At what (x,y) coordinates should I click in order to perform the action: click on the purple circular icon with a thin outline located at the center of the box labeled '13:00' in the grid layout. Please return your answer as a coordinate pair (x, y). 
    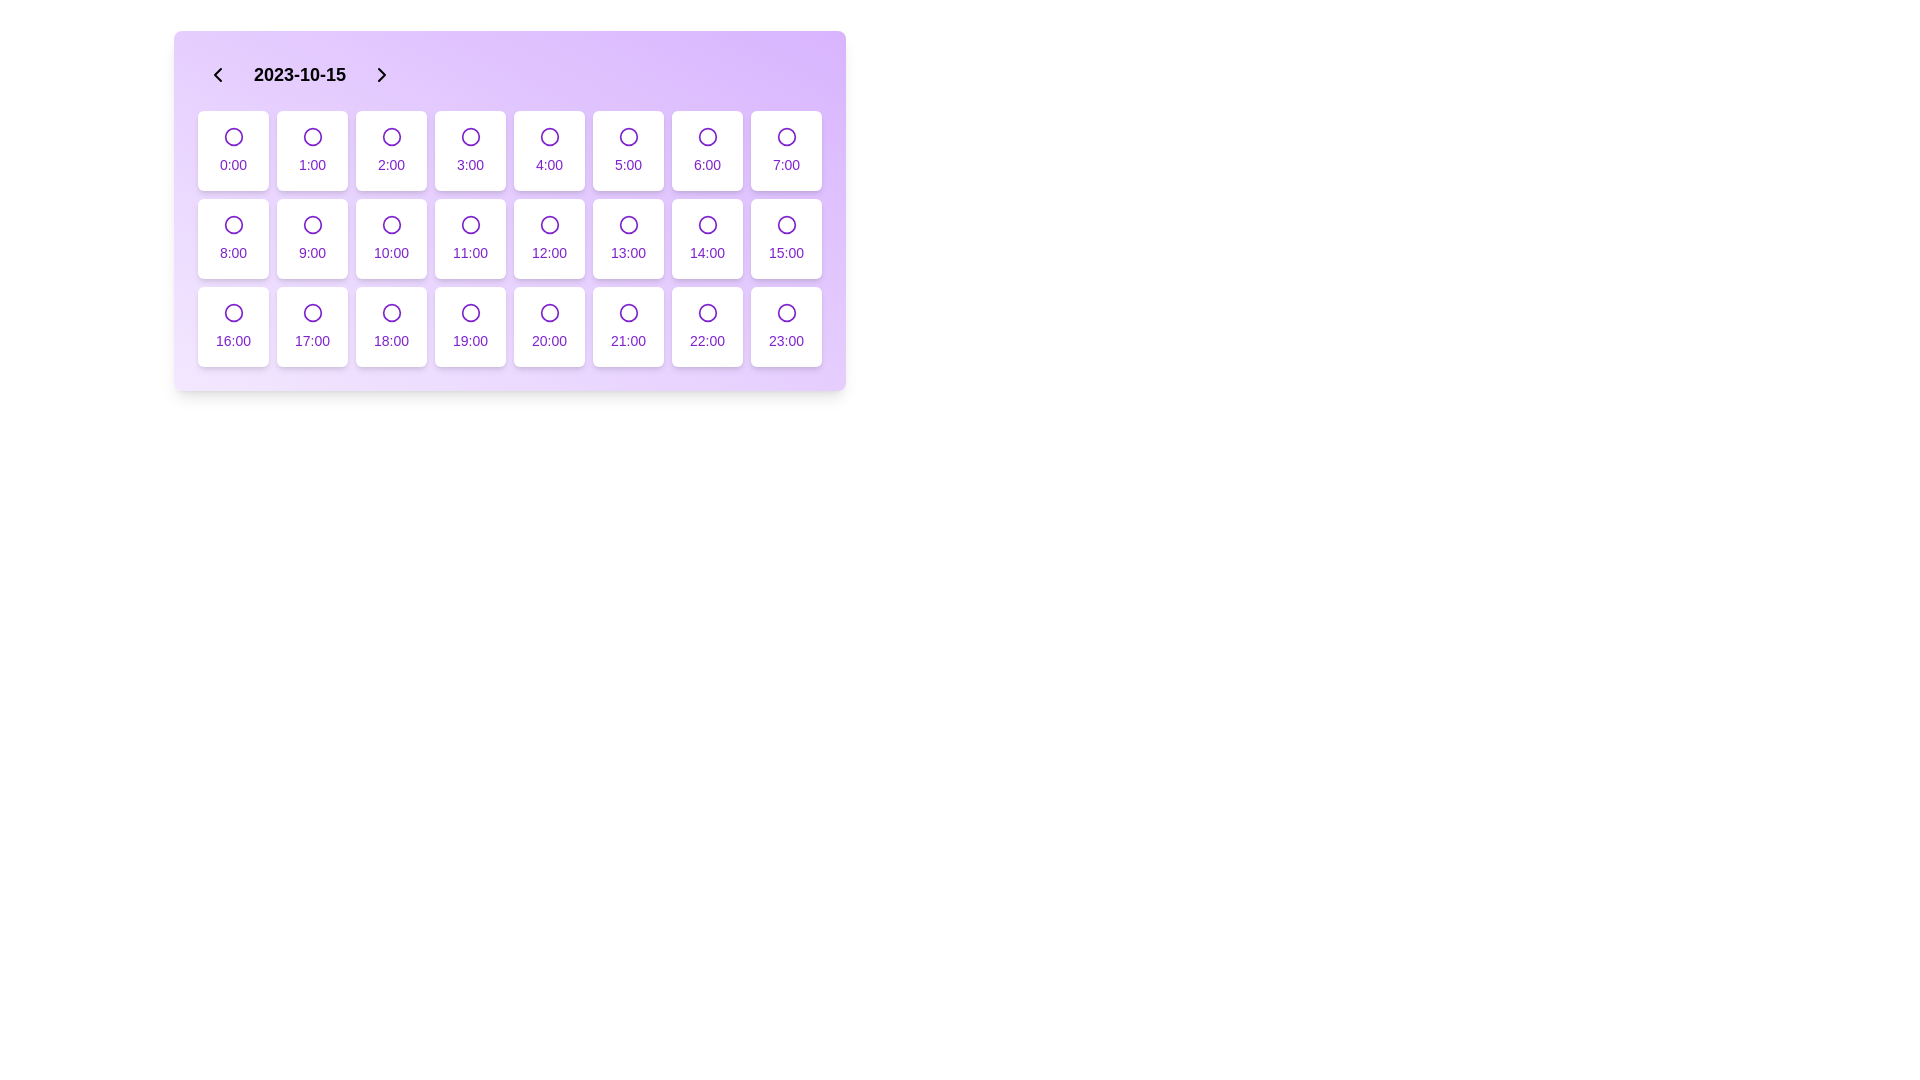
    Looking at the image, I should click on (627, 224).